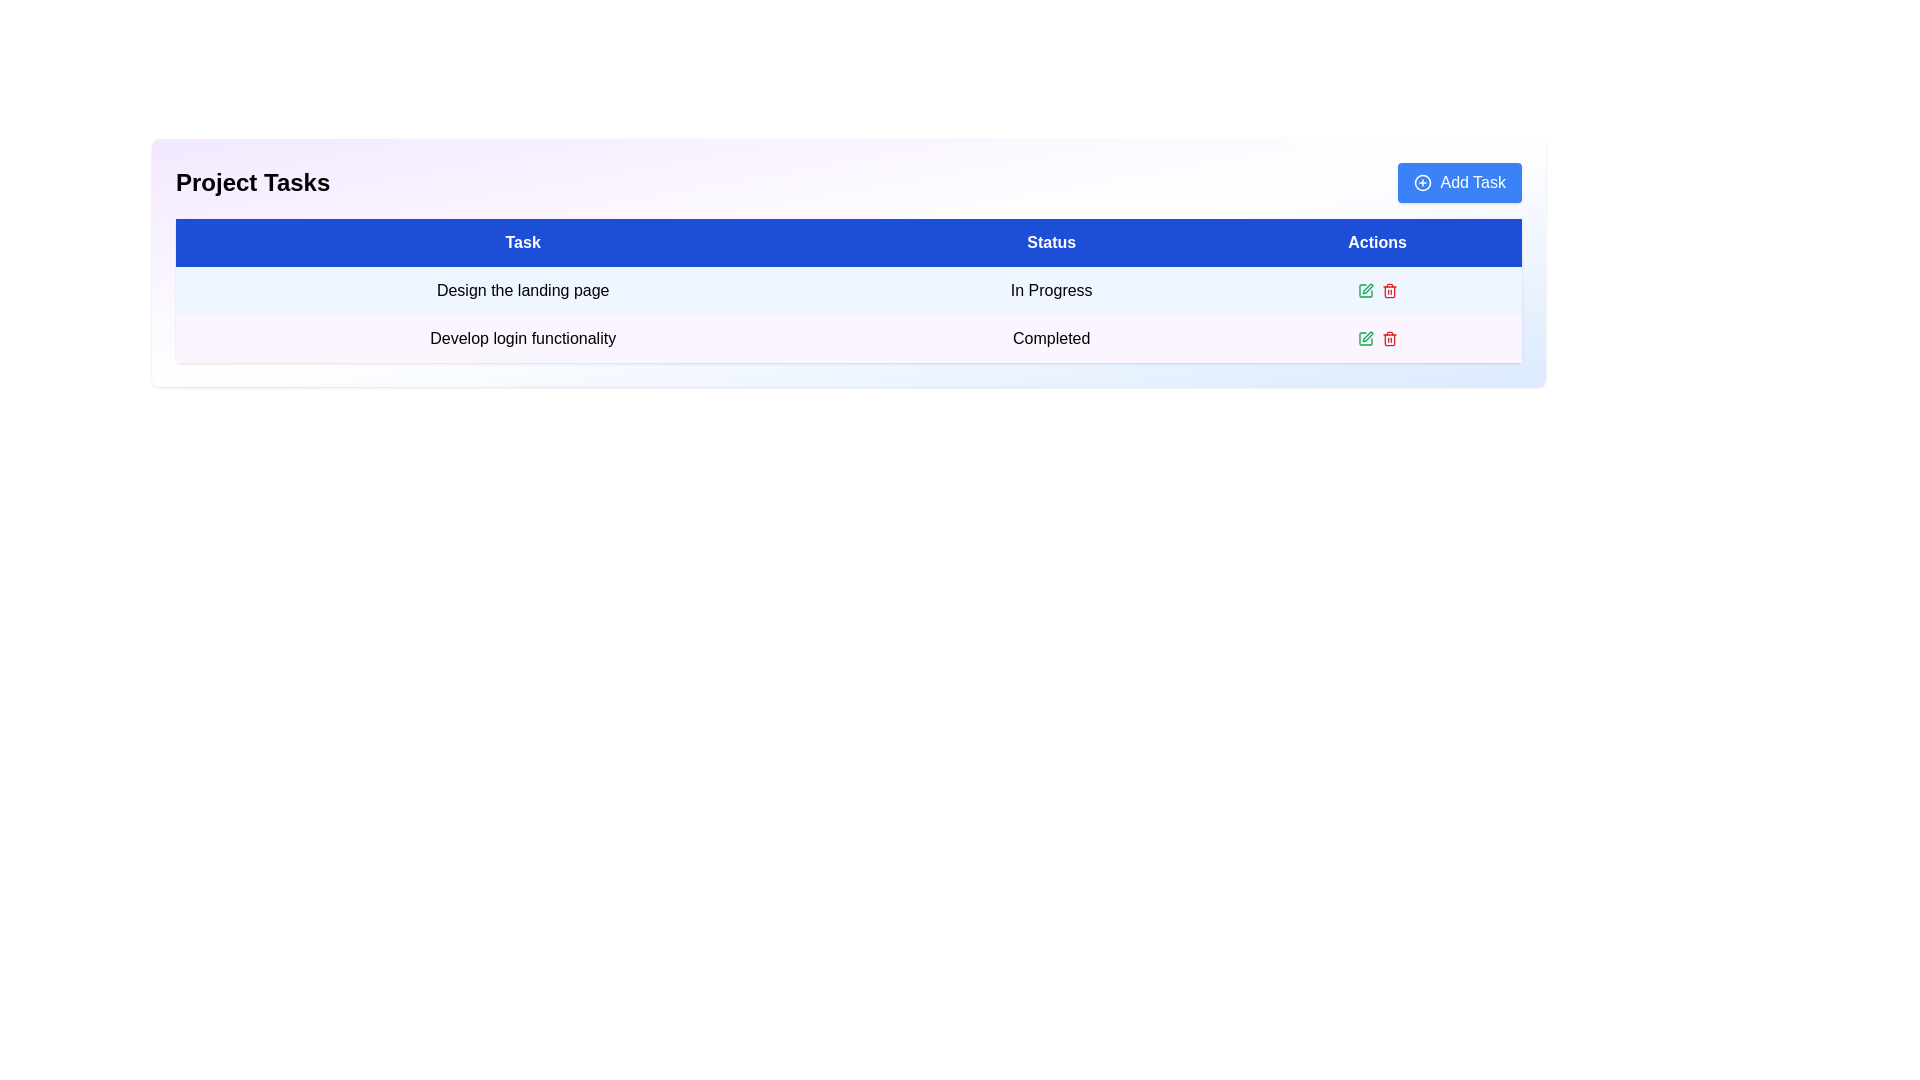 The image size is (1920, 1080). Describe the element at coordinates (1364, 290) in the screenshot. I see `the edit icon located in the second row of the task list under the 'Actions' column, adjacent to the red delete icon, to initiate editing the task labeled 'Develop login functionality.'` at that location.